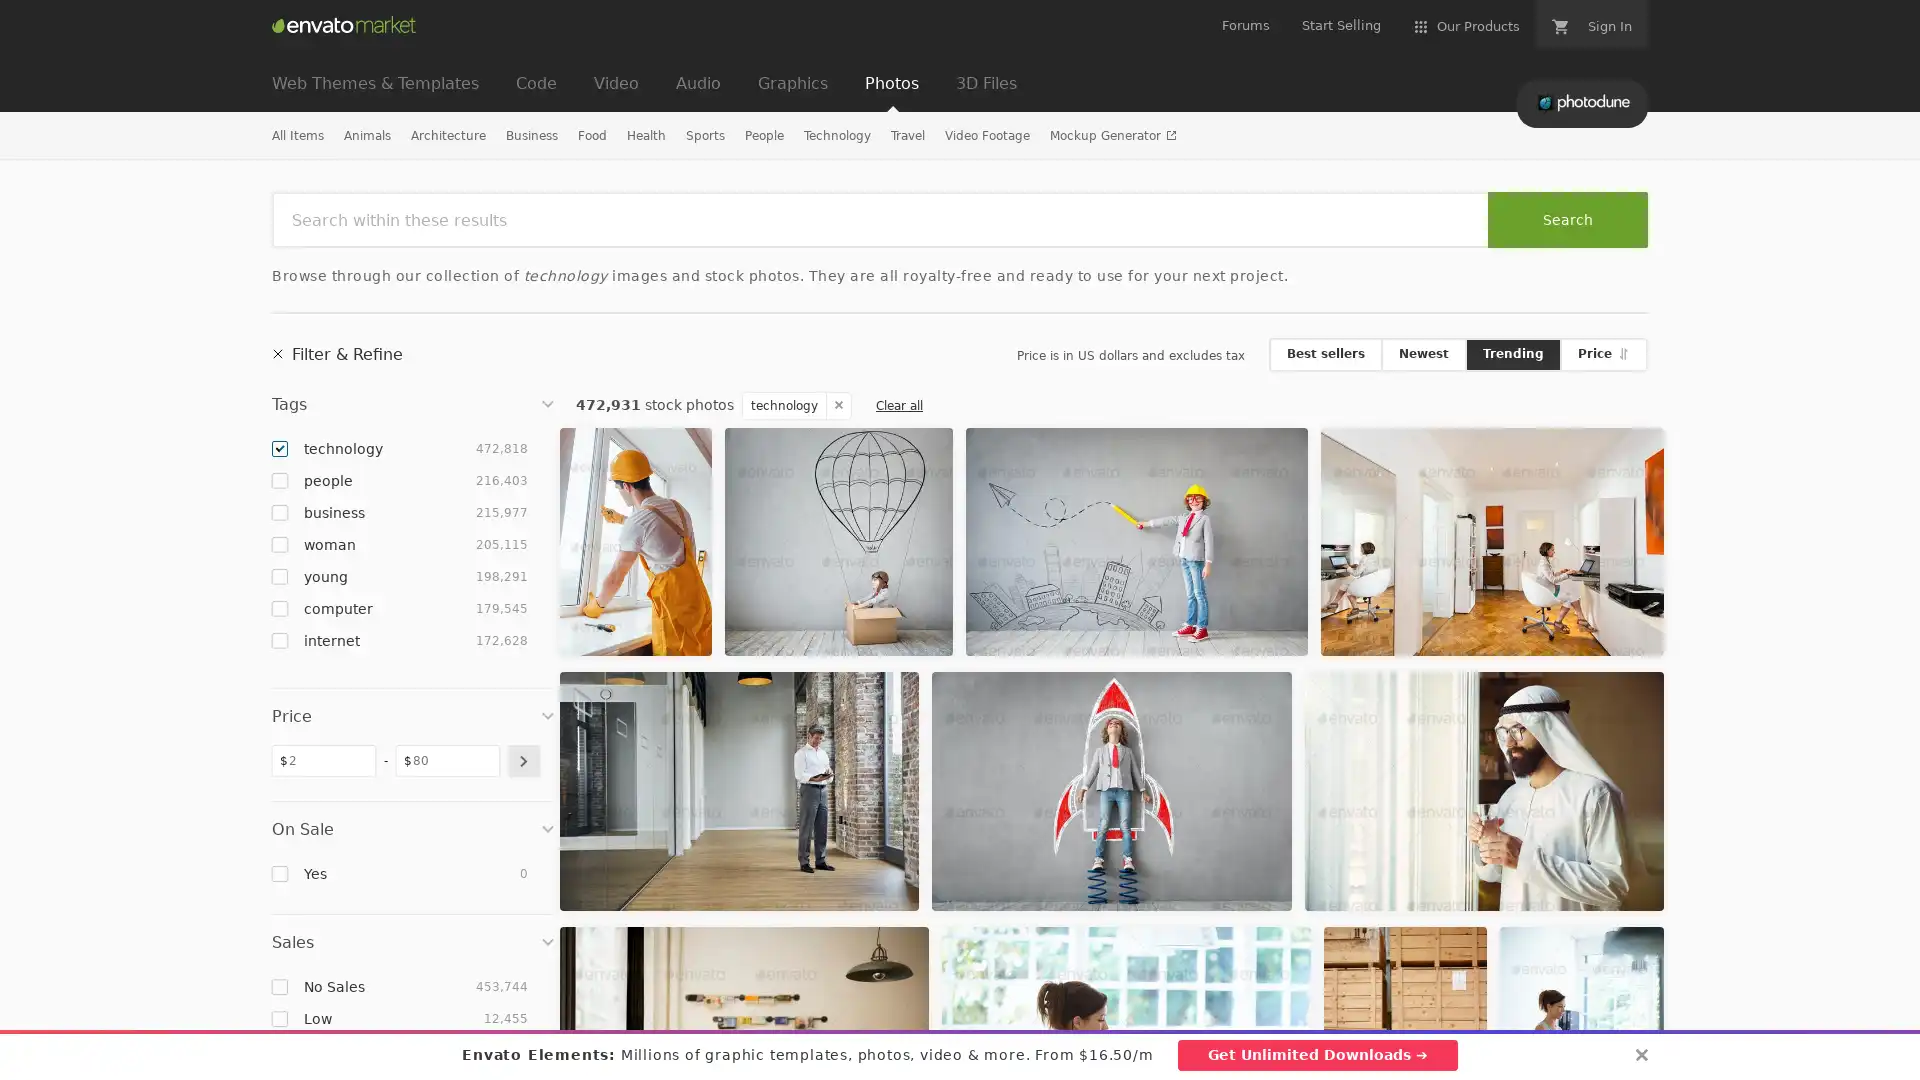 This screenshot has width=1920, height=1080. I want to click on Add to Favorites, so click(1283, 951).